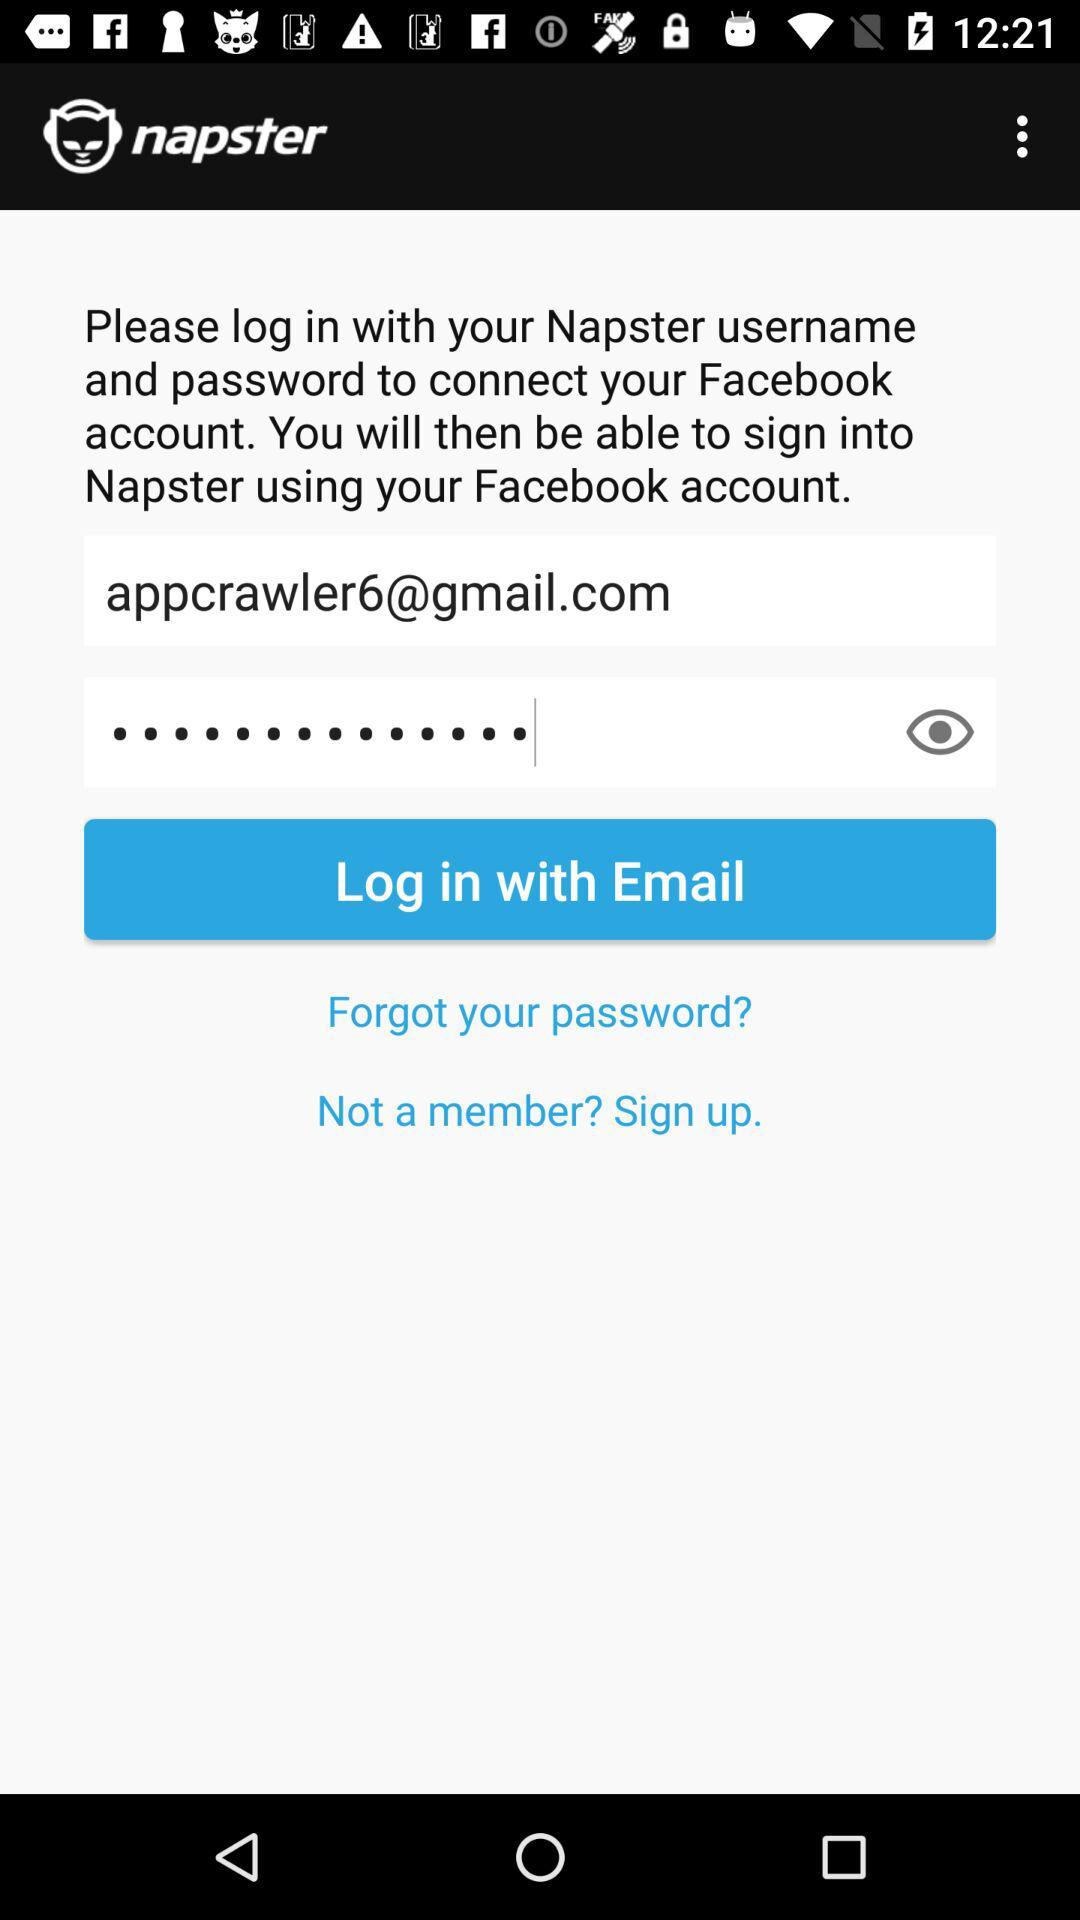  Describe the element at coordinates (1027, 135) in the screenshot. I see `the icon above the please log in item` at that location.